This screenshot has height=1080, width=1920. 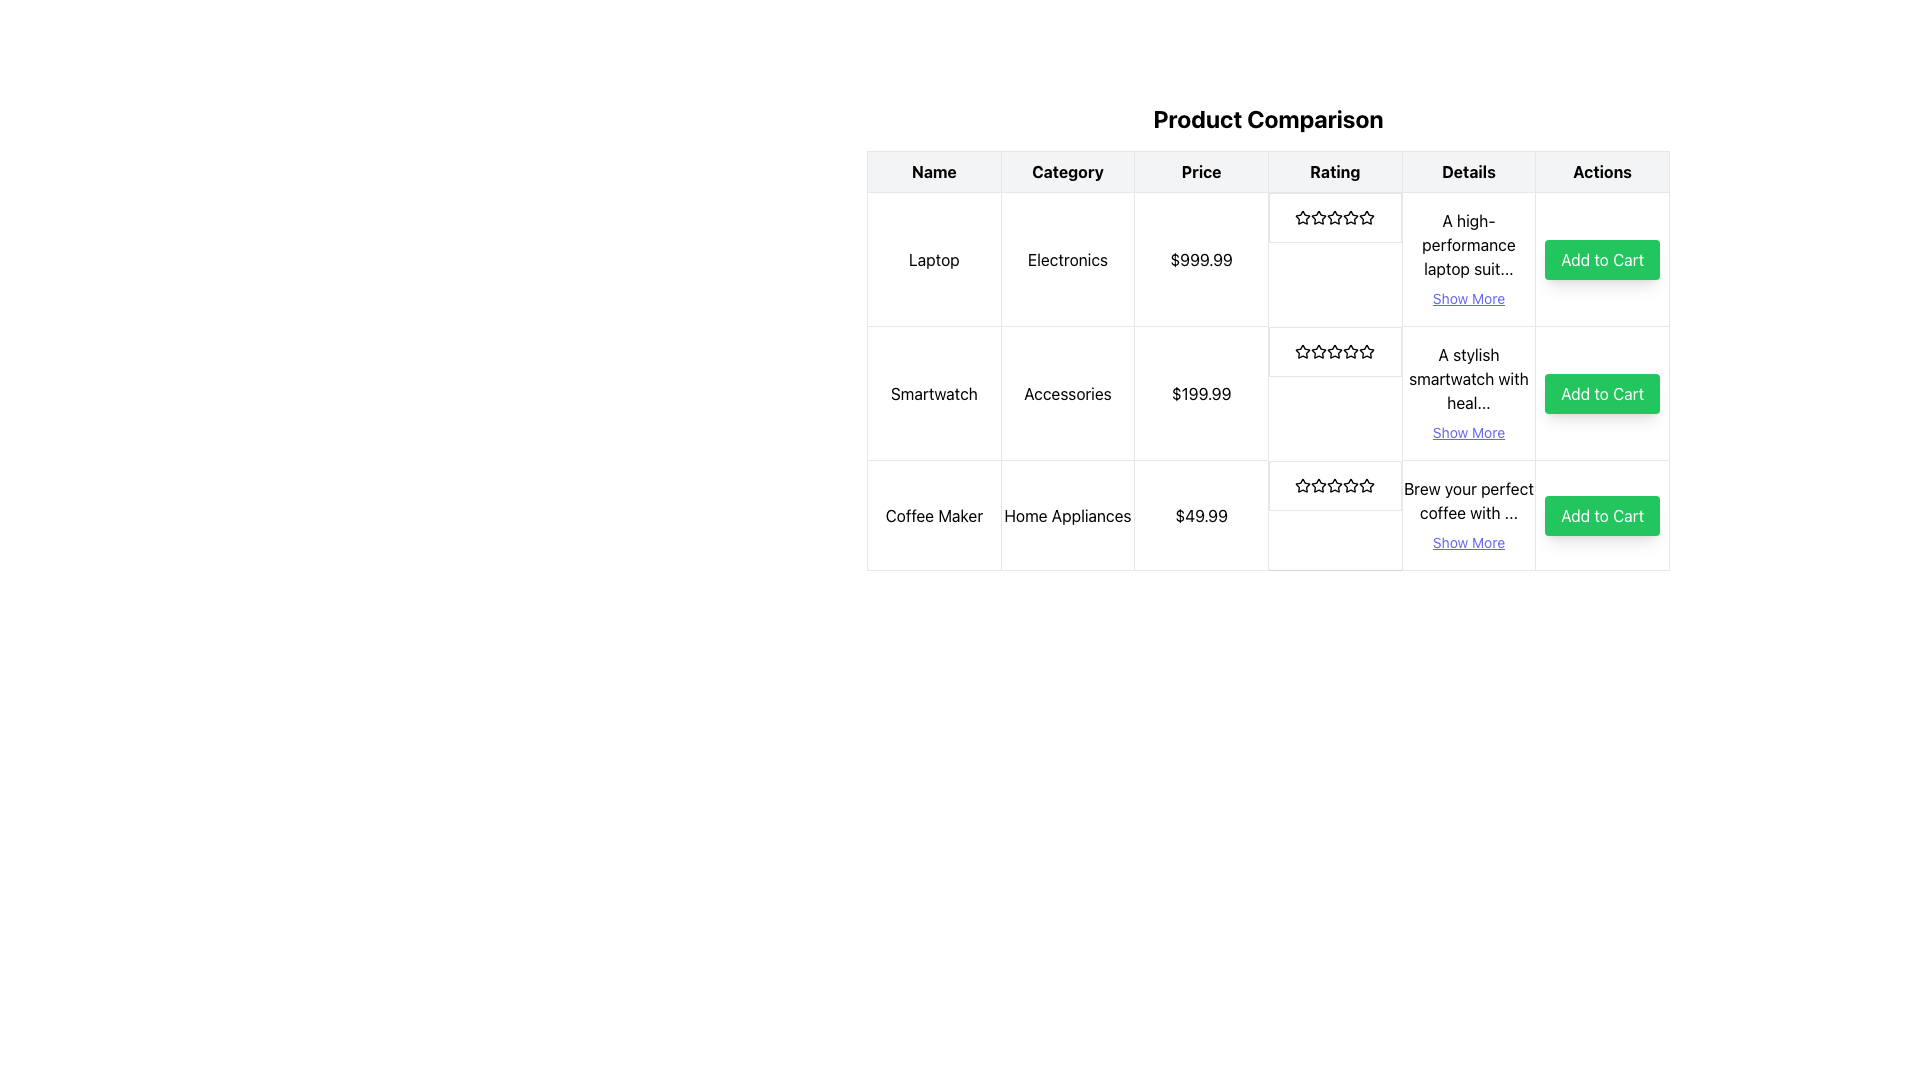 I want to click on the third star icon in the 'Rating' column of the 'Product Comparison' table for the 'Coffee Maker' row, which represents a user rating, so click(x=1335, y=485).